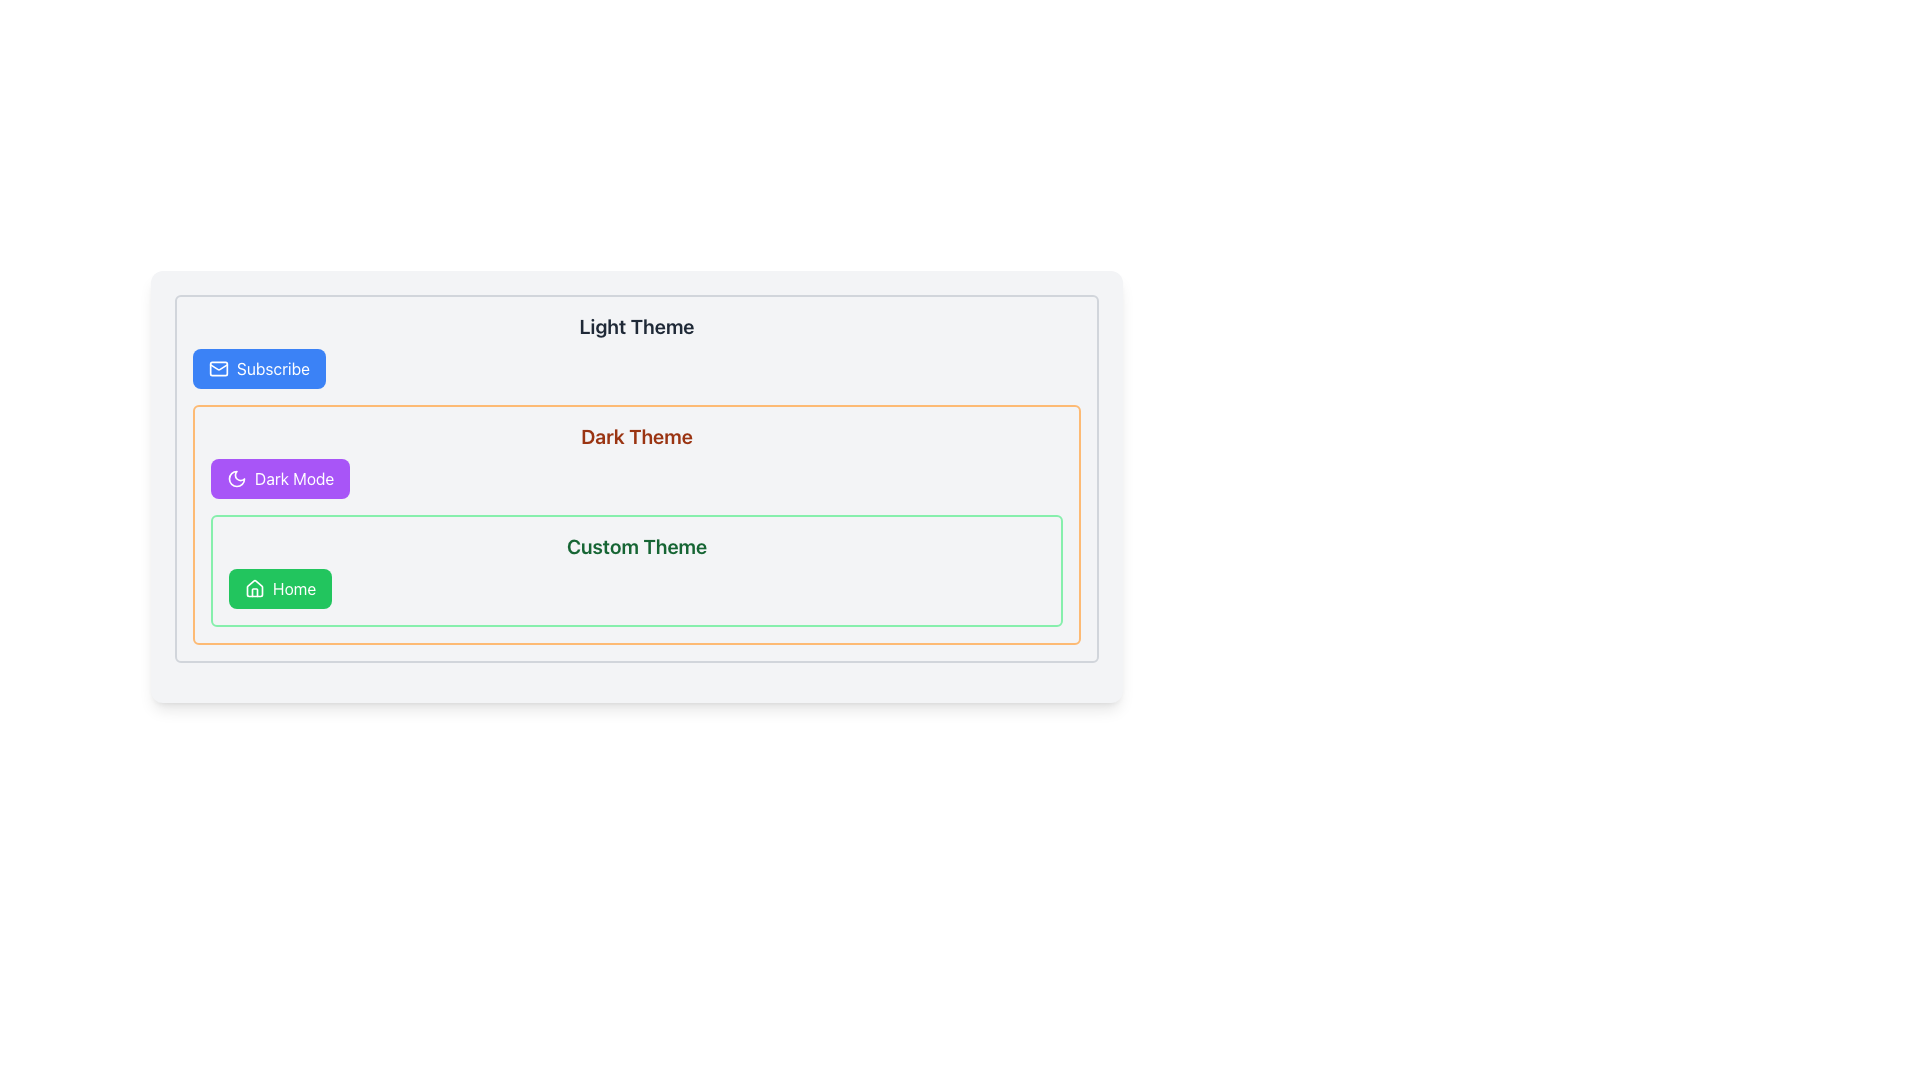 Image resolution: width=1920 pixels, height=1080 pixels. Describe the element at coordinates (236, 478) in the screenshot. I see `the crescent moon icon within the 'Dark Mode' button, which has a purple background and rounded edges` at that location.